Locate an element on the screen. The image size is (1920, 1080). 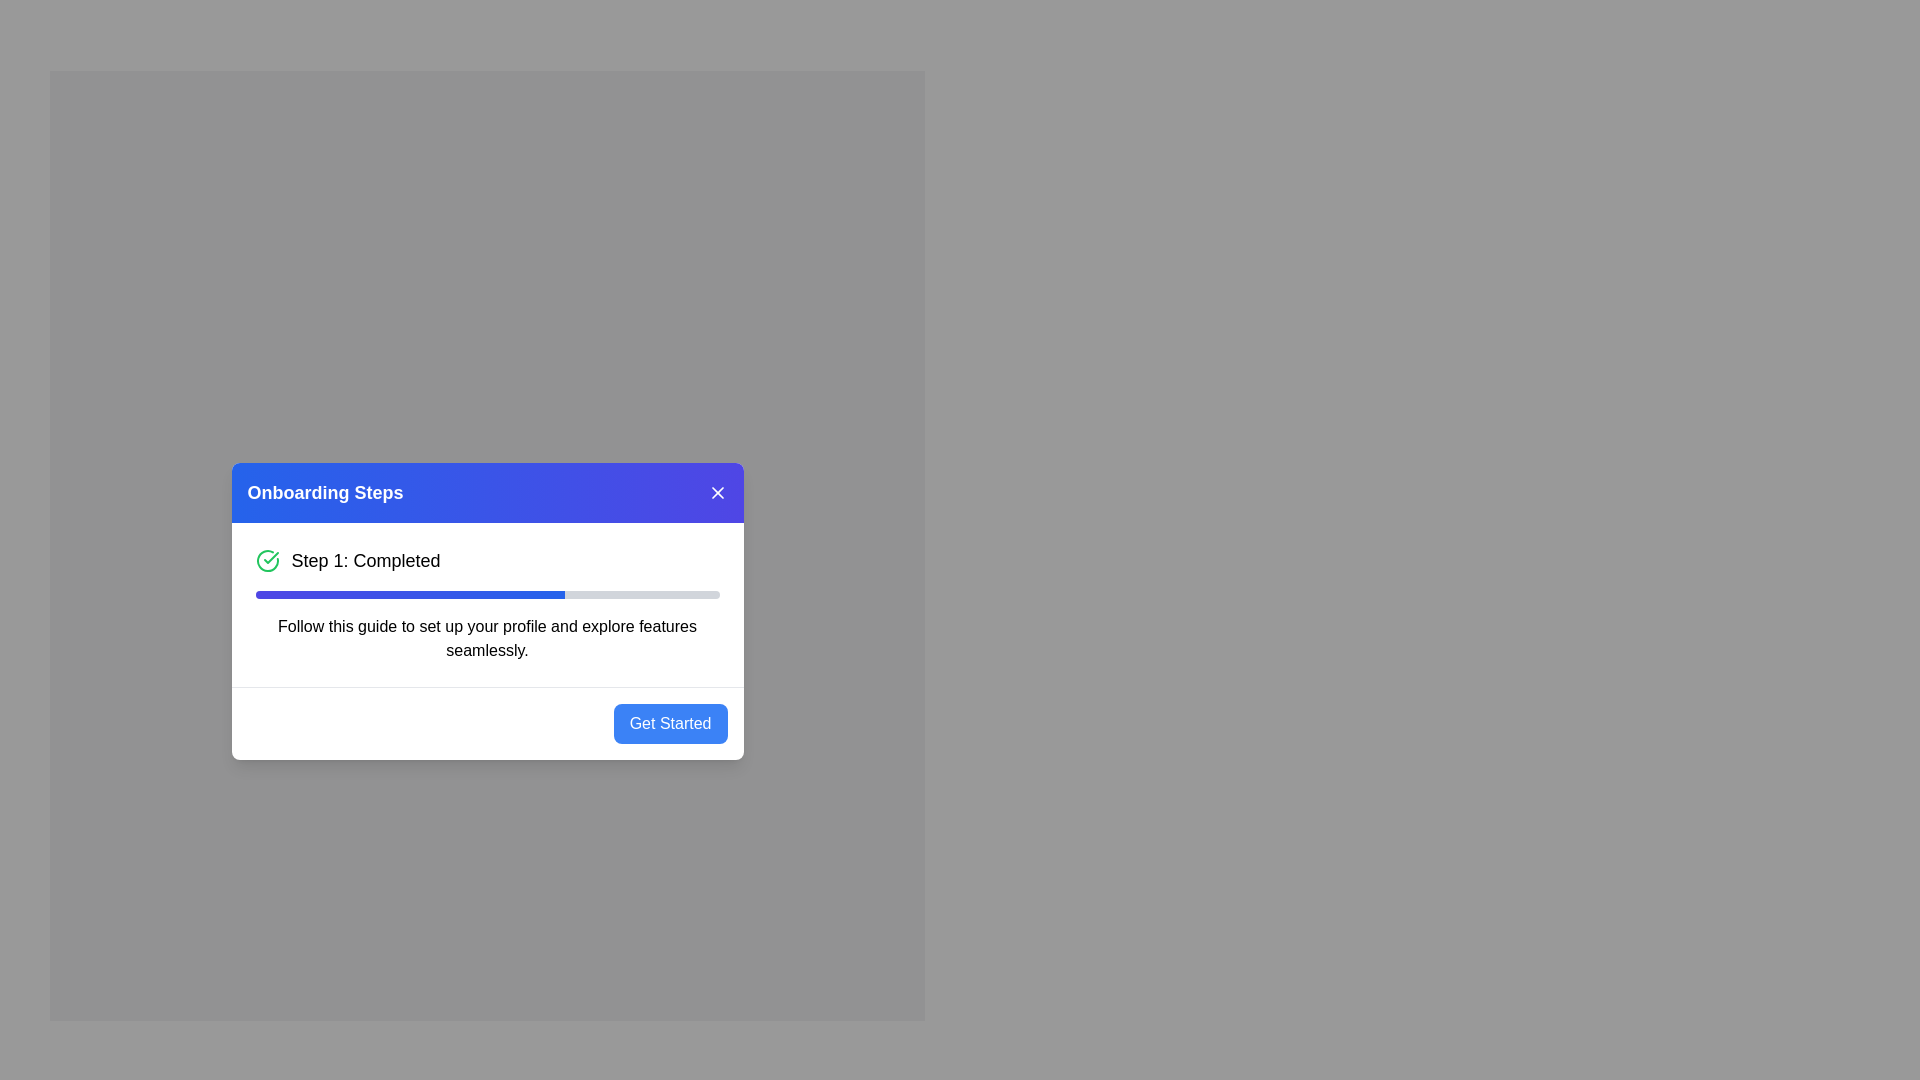
the instructional links in the Informational Panel located centrally within the modal dialog, positioned between the header 'Onboarding Steps' and the 'Get Started' button is located at coordinates (487, 603).